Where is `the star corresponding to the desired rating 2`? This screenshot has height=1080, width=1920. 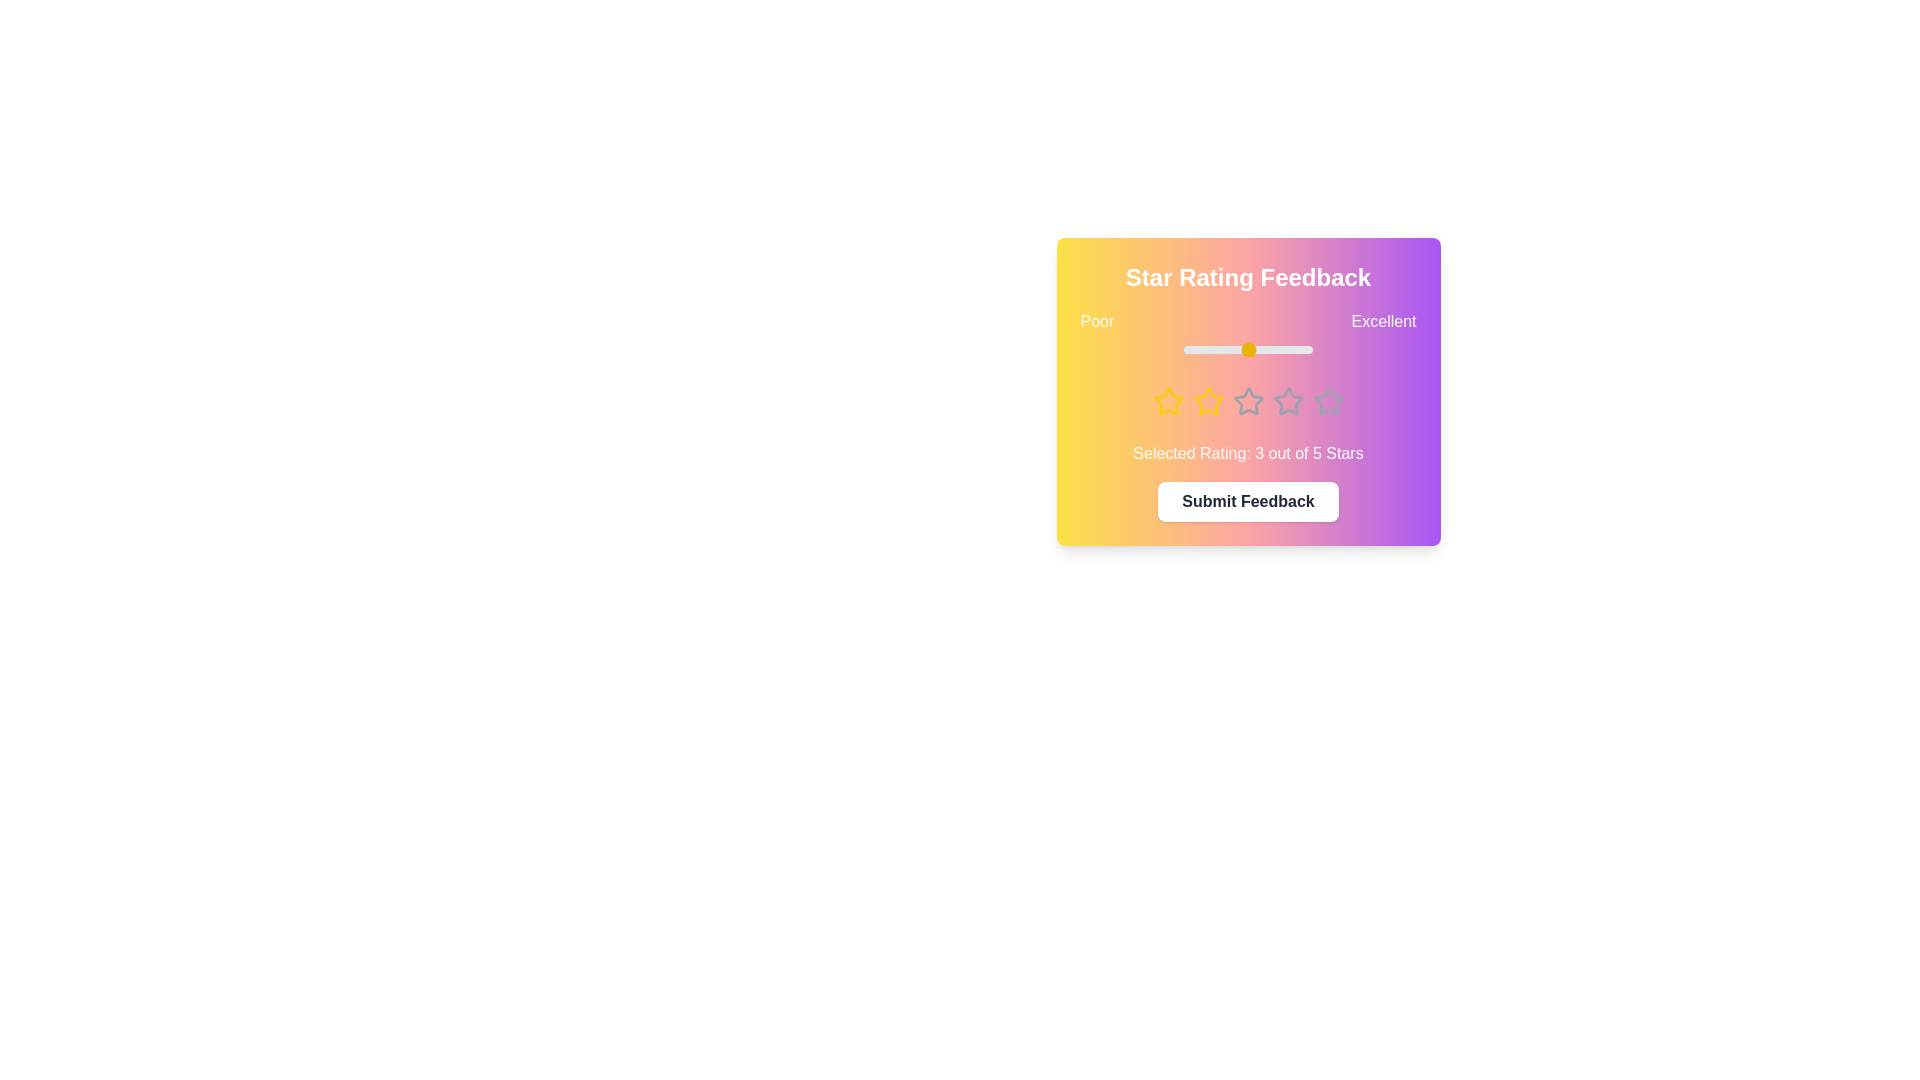
the star corresponding to the desired rating 2 is located at coordinates (1207, 401).